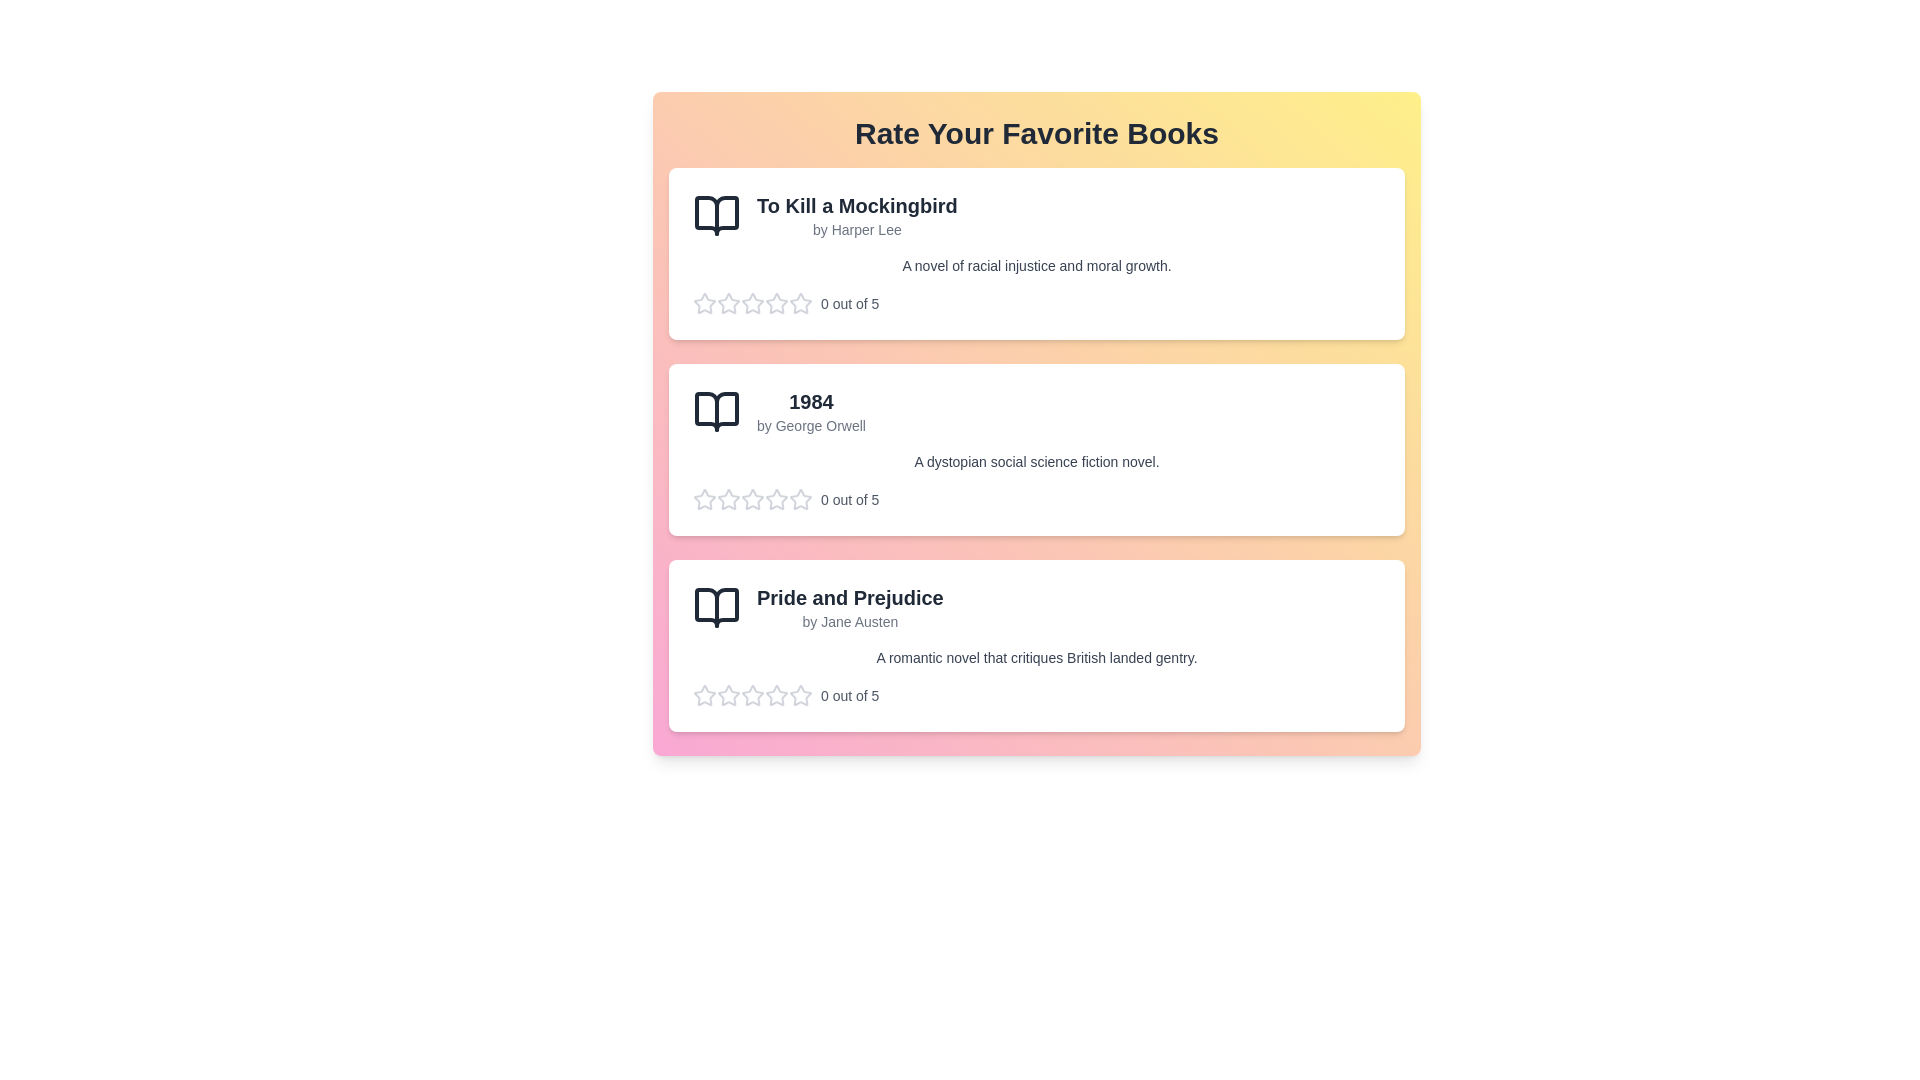  I want to click on the Text label indicating the author of the book, positioned below the title 'To Kill a Mockingbird' in the uppermost card of a vertical list, so click(857, 229).